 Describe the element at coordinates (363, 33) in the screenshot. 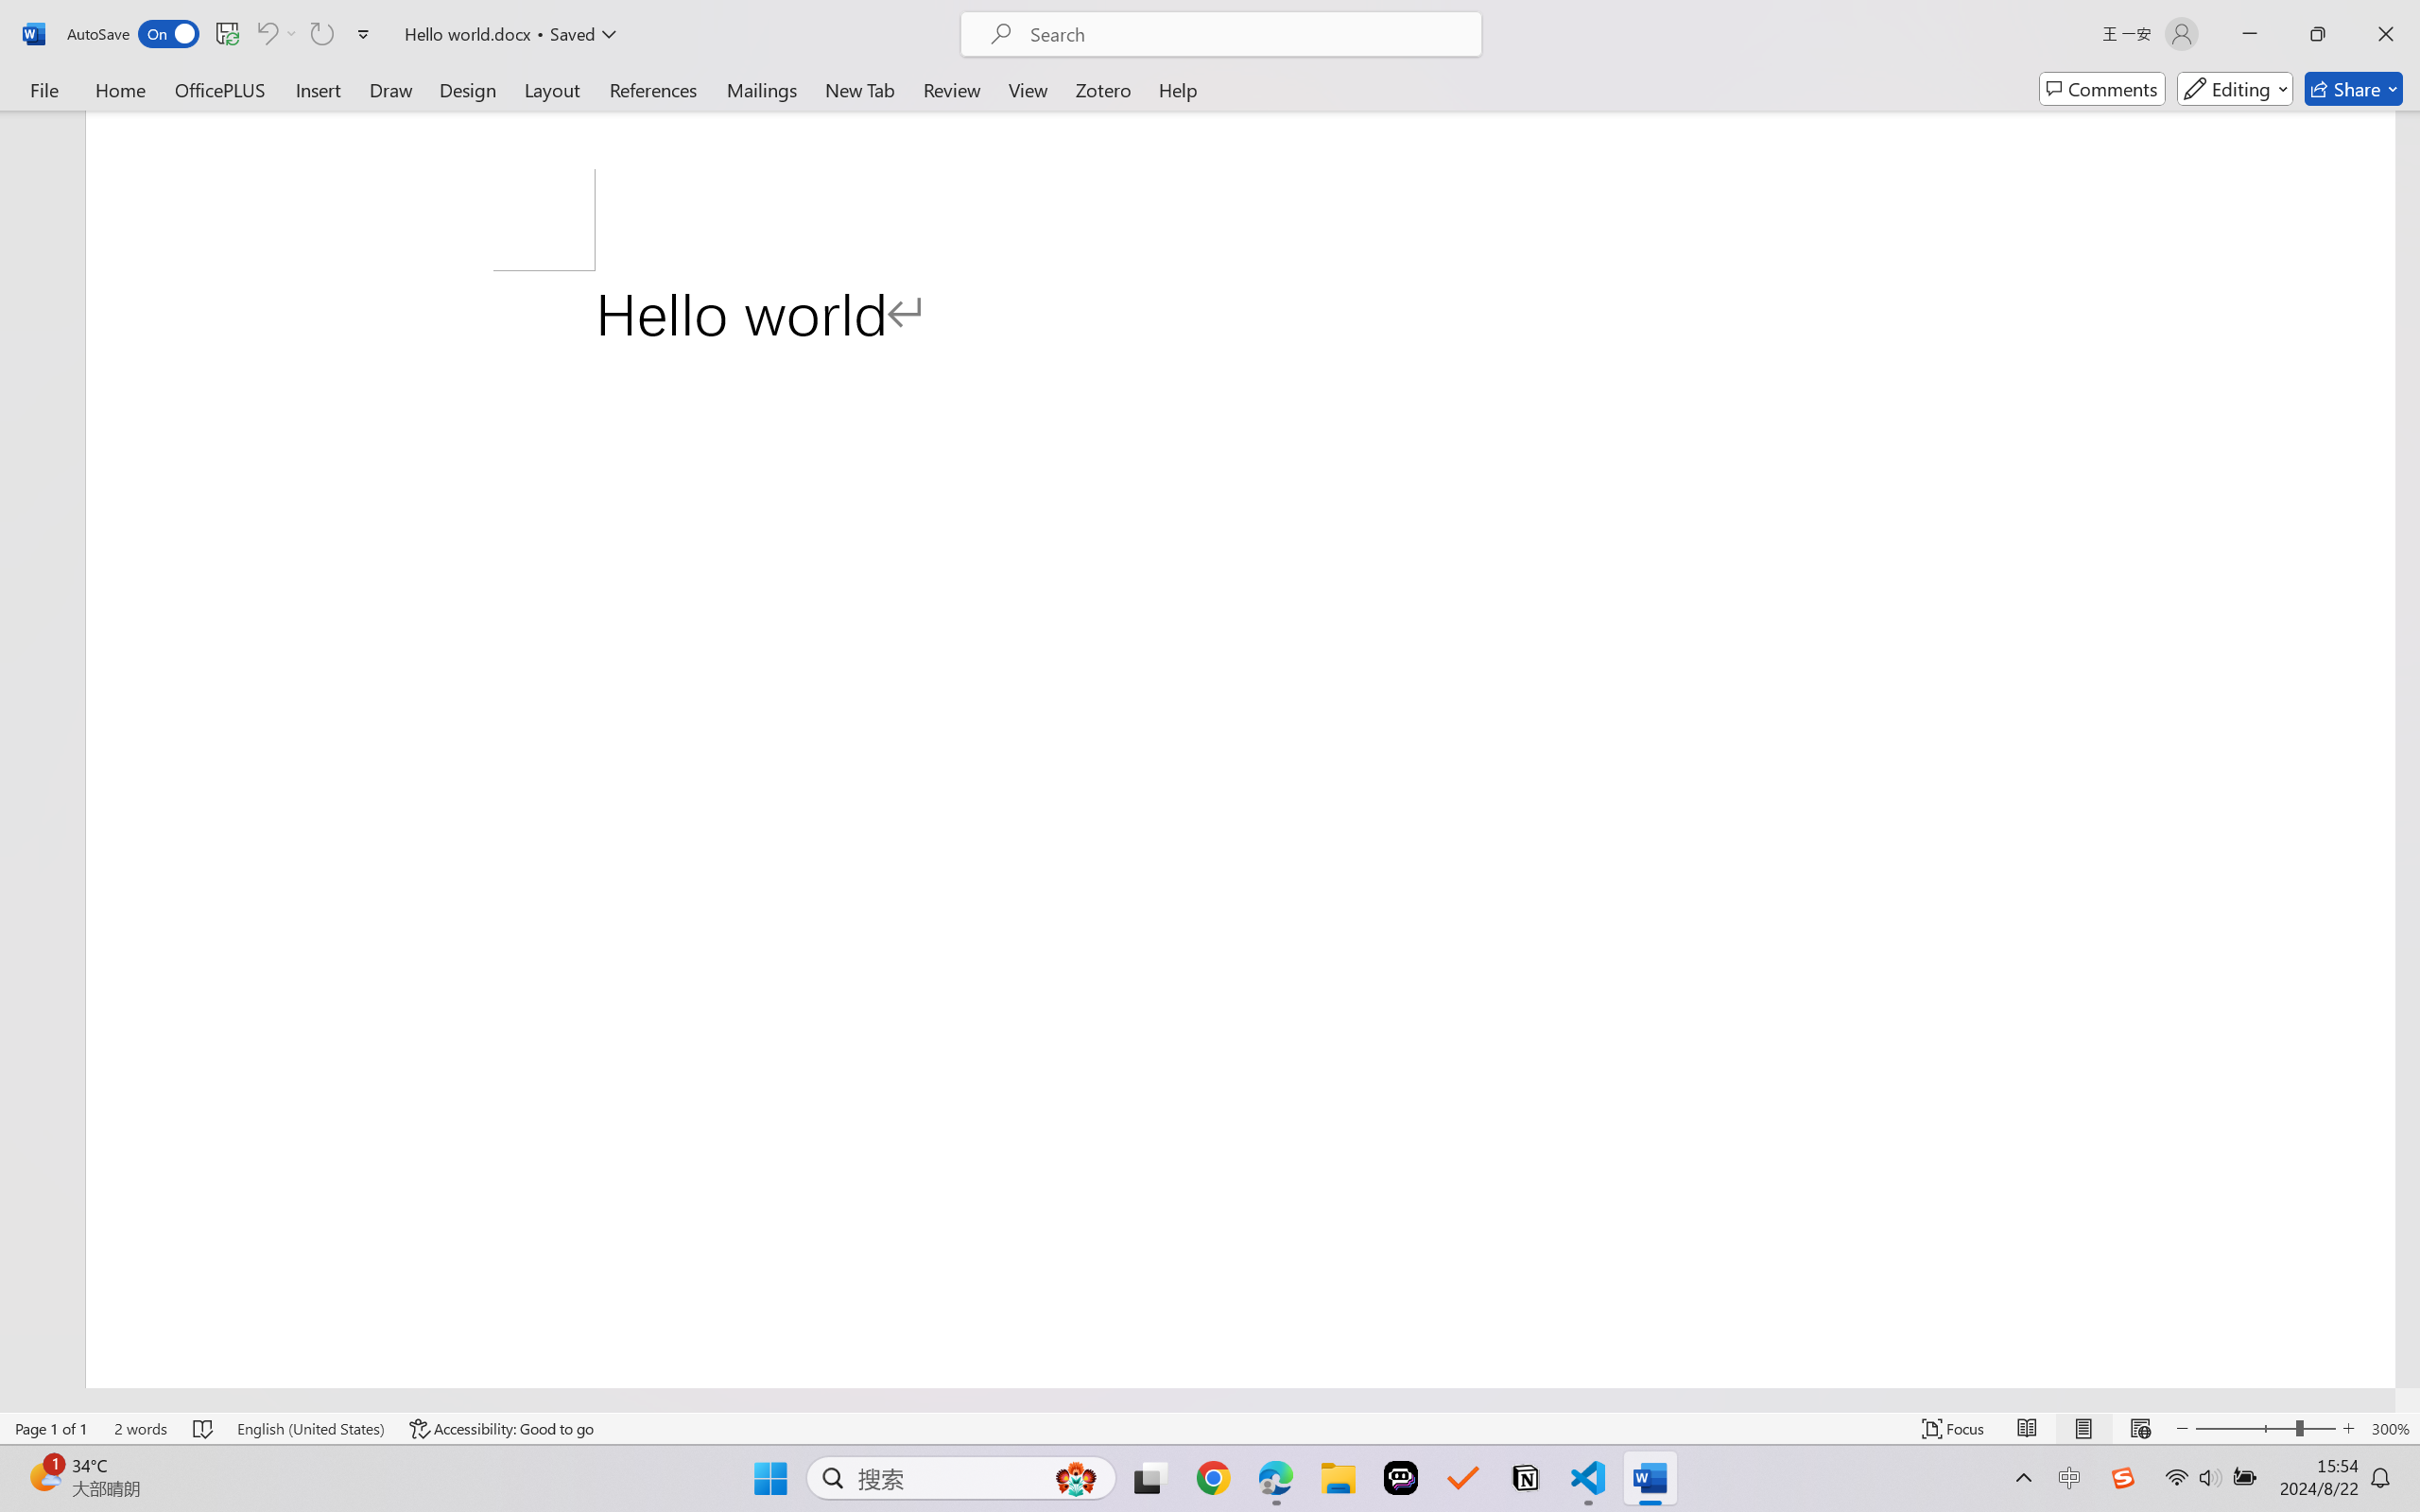

I see `'Customize Quick Access Toolbar'` at that location.